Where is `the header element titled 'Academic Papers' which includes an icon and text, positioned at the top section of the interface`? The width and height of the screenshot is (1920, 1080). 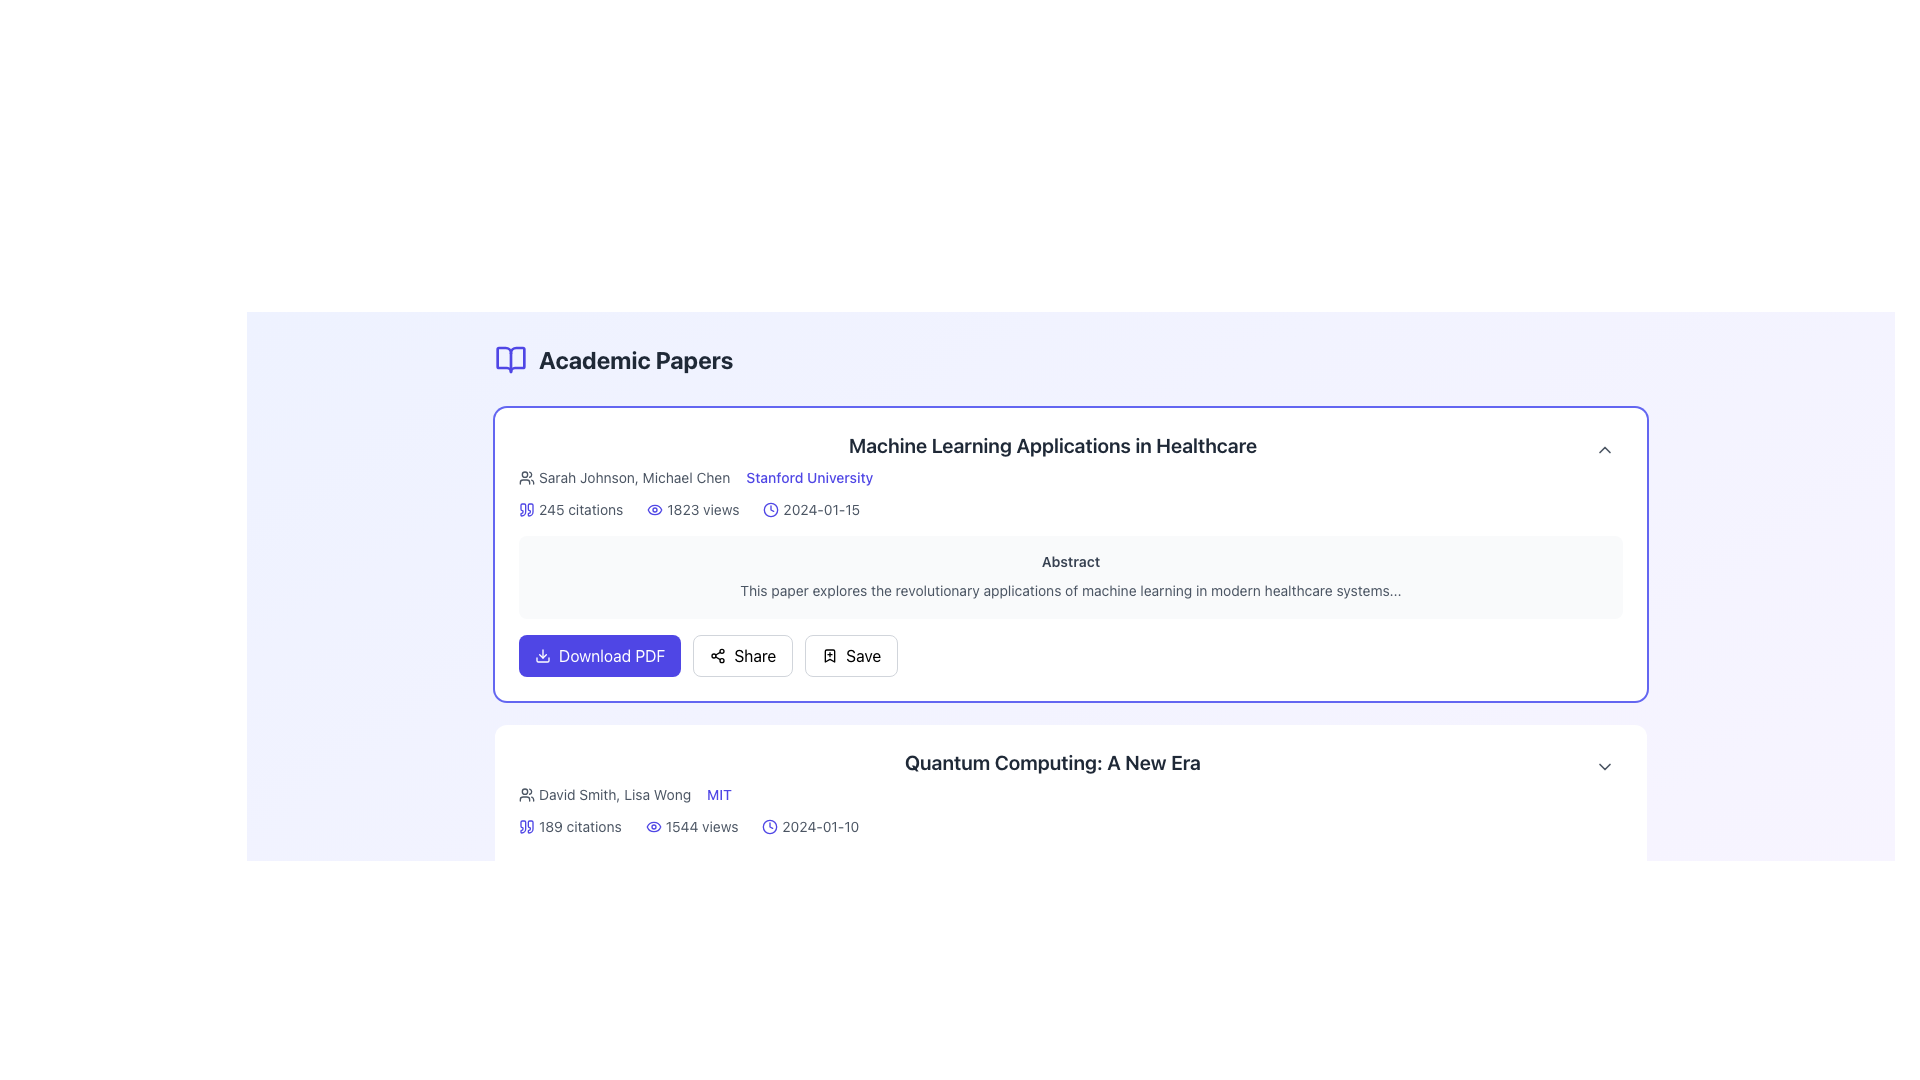
the header element titled 'Academic Papers' which includes an icon and text, positioned at the top section of the interface is located at coordinates (613, 358).